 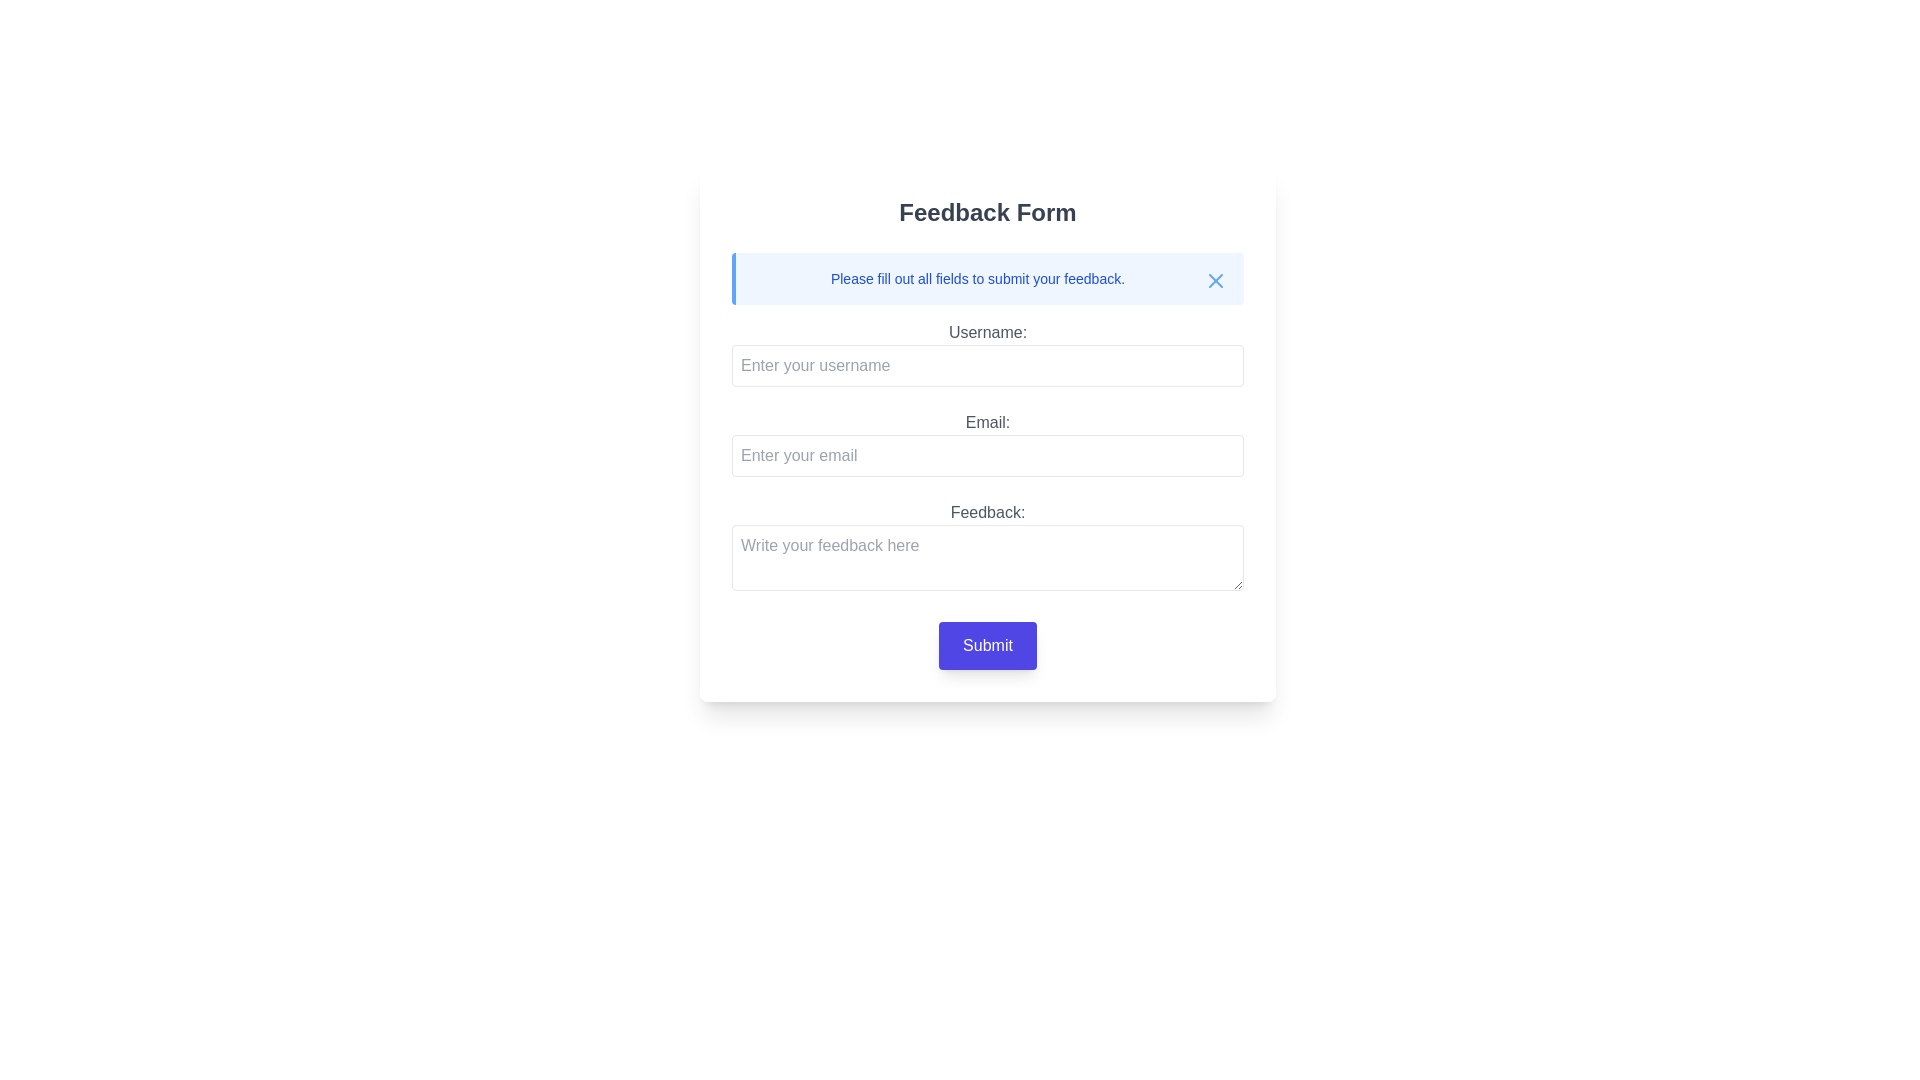 I want to click on the email input field, which is labeled 'Email:' and positioned below the 'Username:' field in the feedback form, to focus on it, so click(x=988, y=442).